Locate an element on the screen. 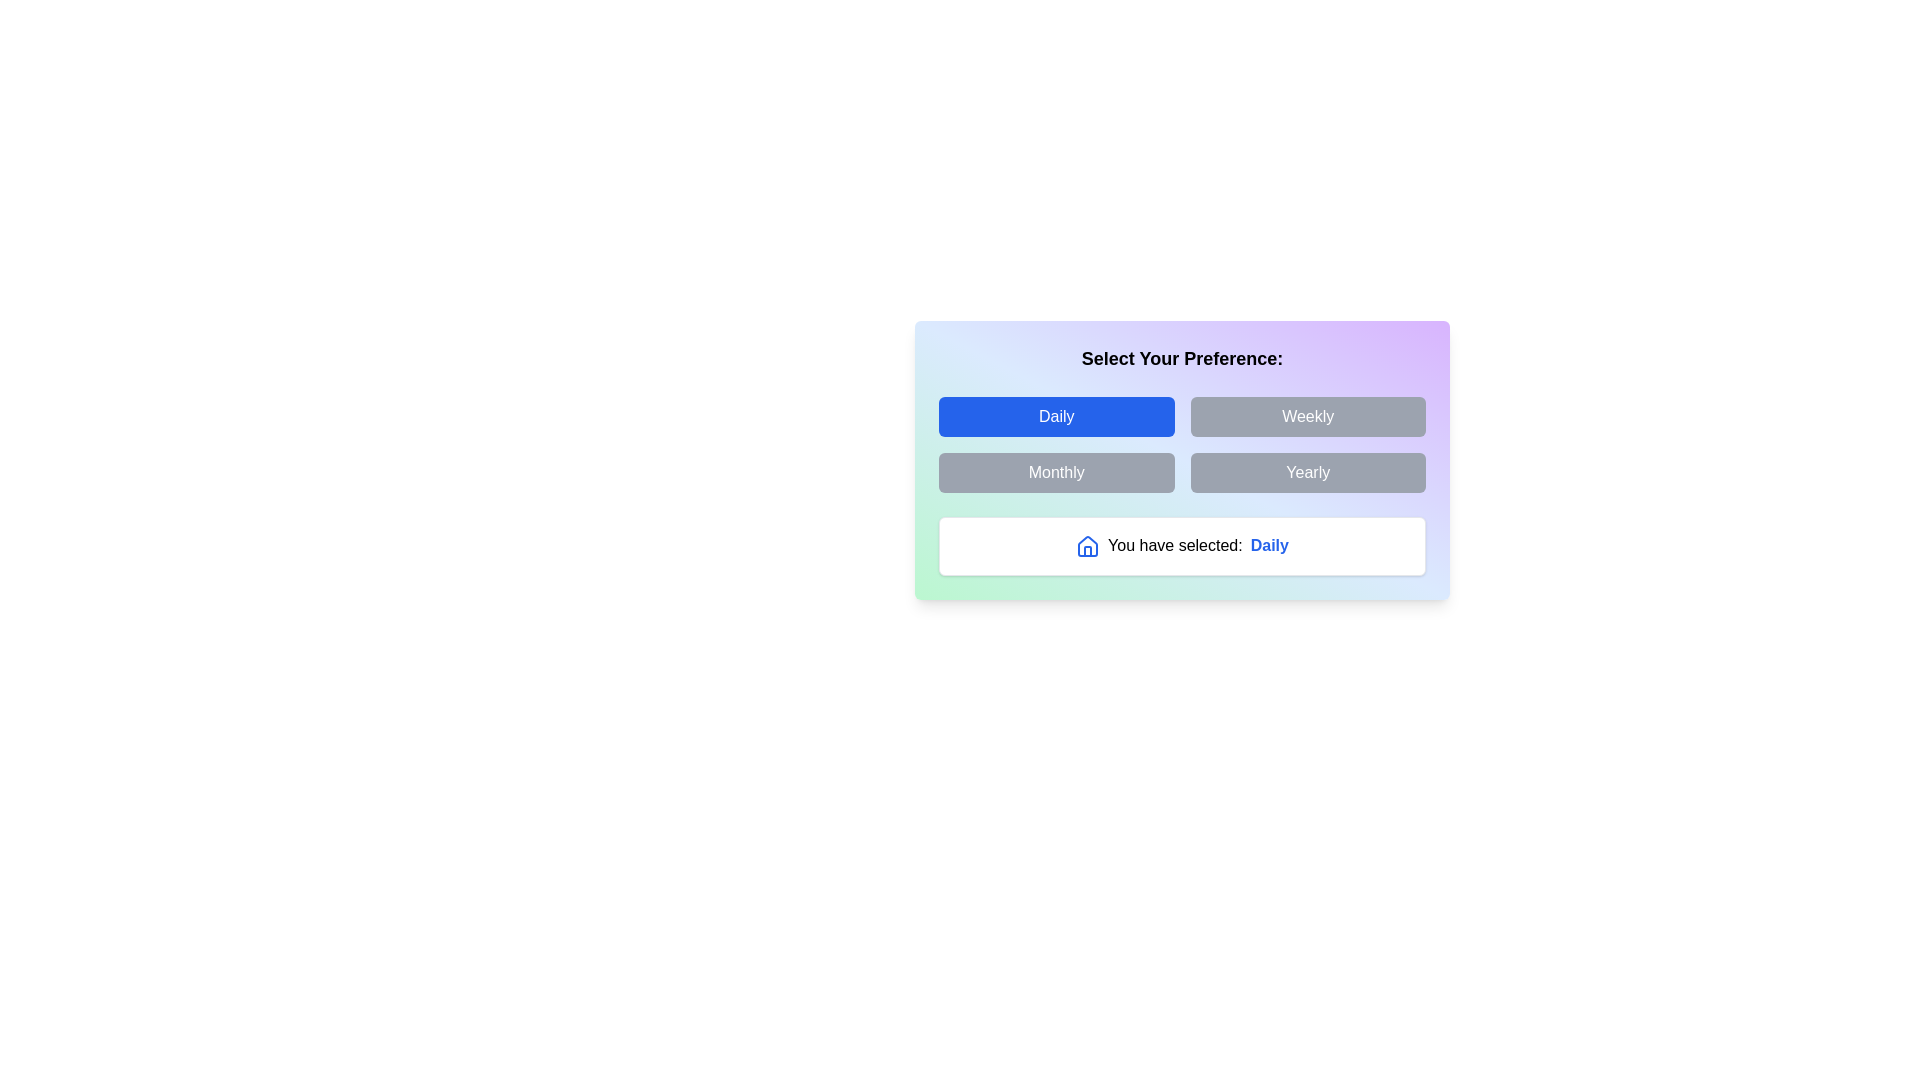  the house icon SVG element, which is characterized by a triangular roof and a rectangular base, located at the bottom of the interface where user preference statements are displayed is located at coordinates (1087, 546).